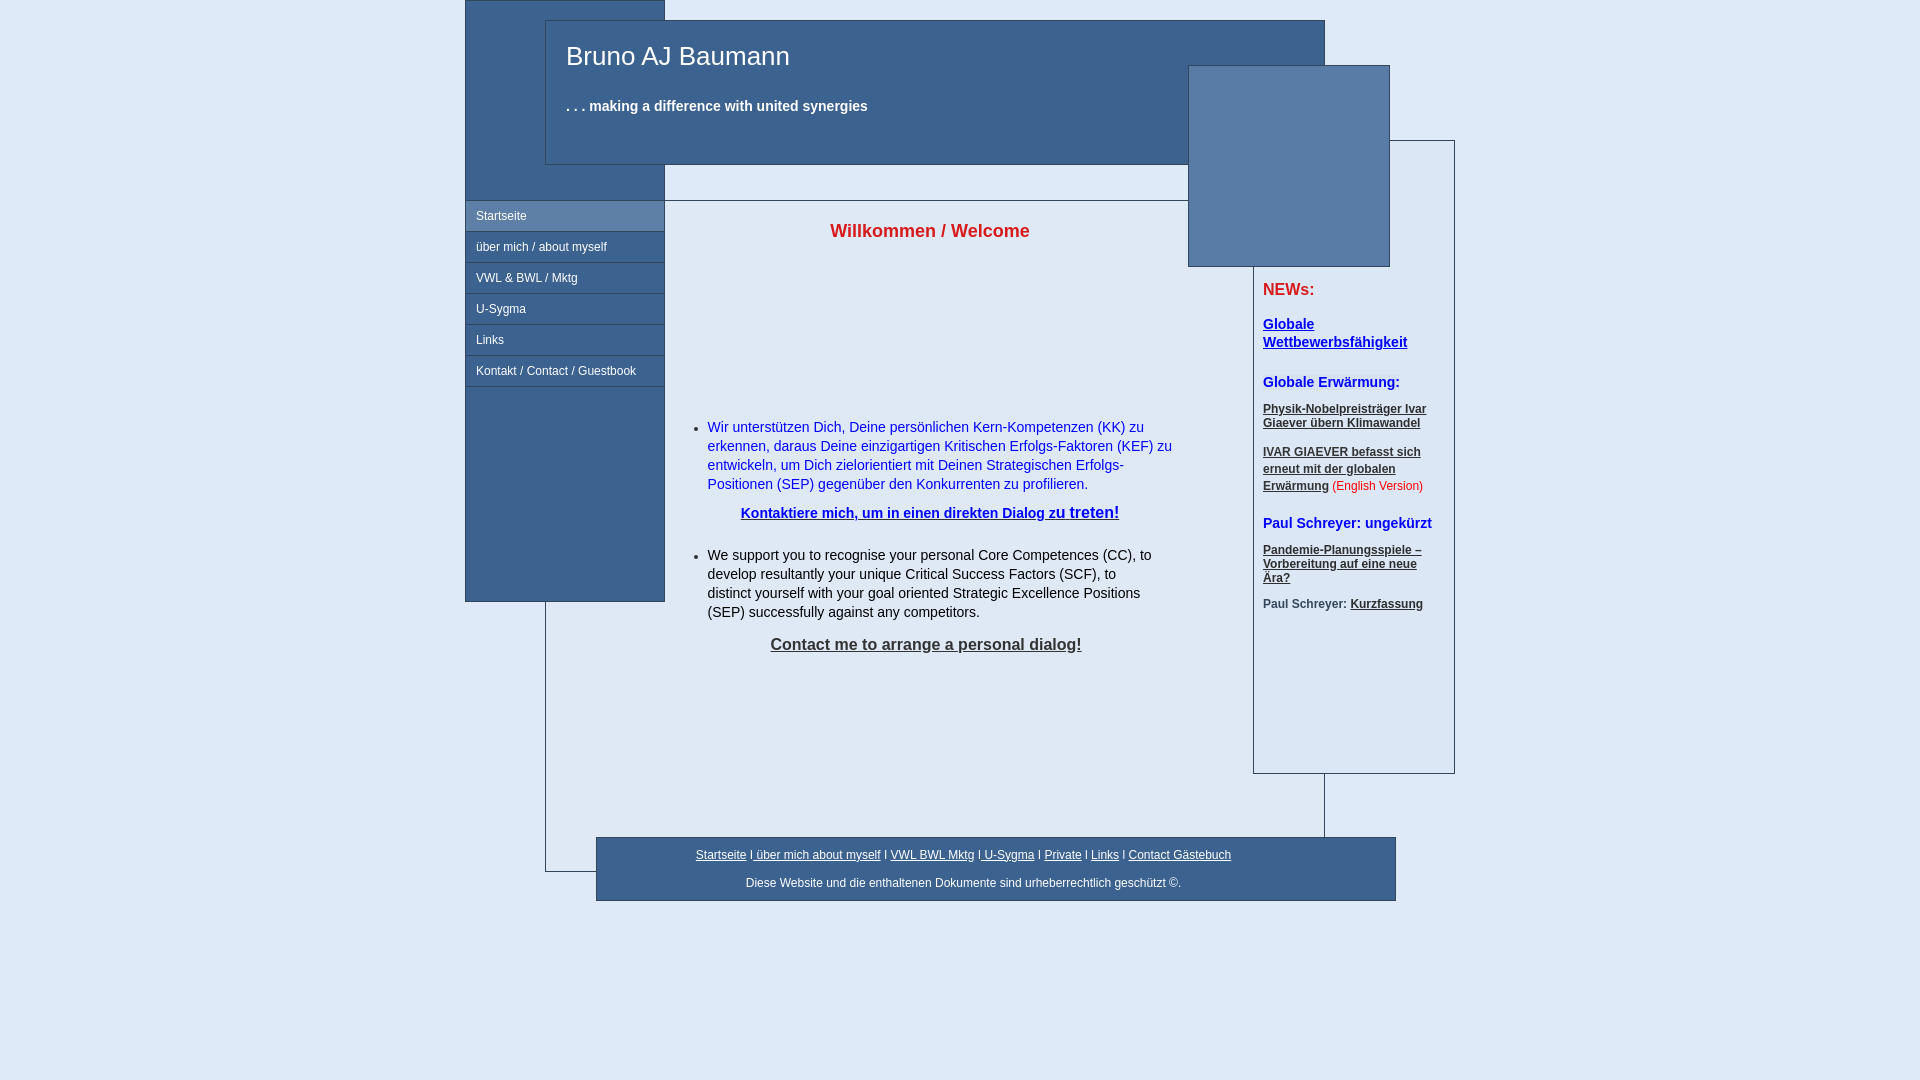 The width and height of the screenshot is (1920, 1080). What do you see at coordinates (1103, 855) in the screenshot?
I see `'Links'` at bounding box center [1103, 855].